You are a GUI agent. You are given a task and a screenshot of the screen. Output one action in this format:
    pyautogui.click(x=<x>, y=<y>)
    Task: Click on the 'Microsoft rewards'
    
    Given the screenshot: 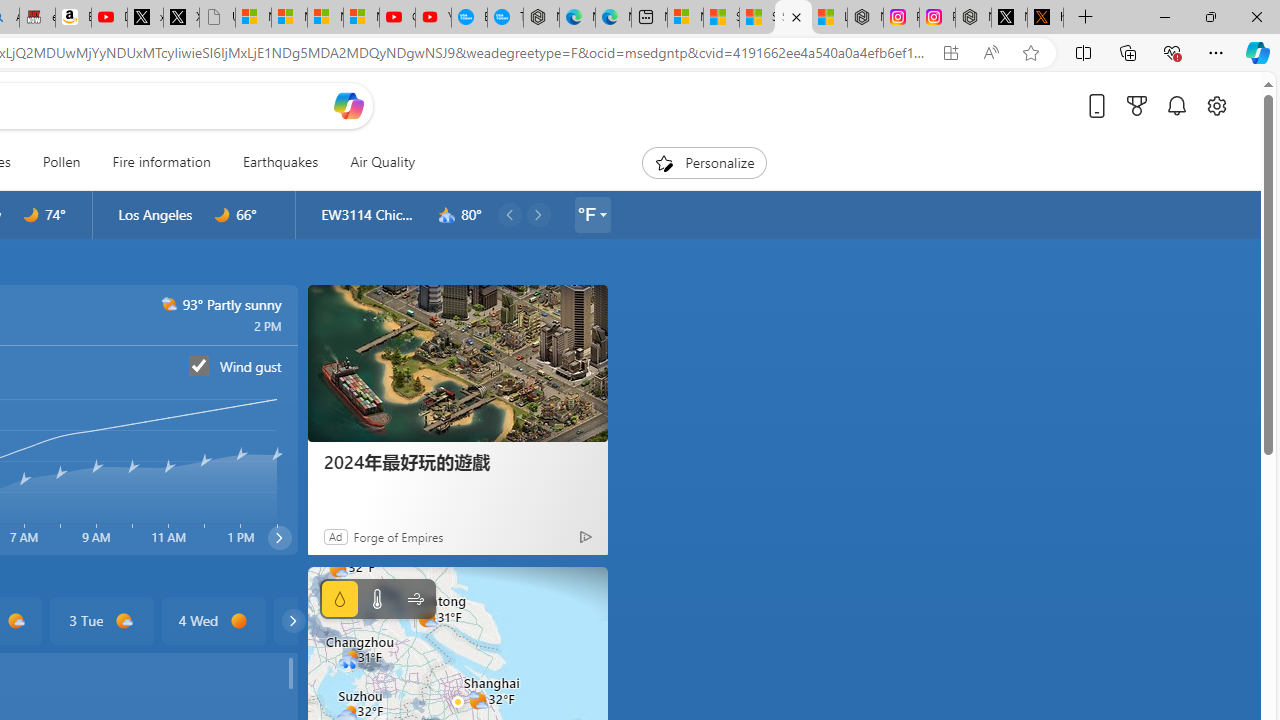 What is the action you would take?
    pyautogui.click(x=1137, y=105)
    